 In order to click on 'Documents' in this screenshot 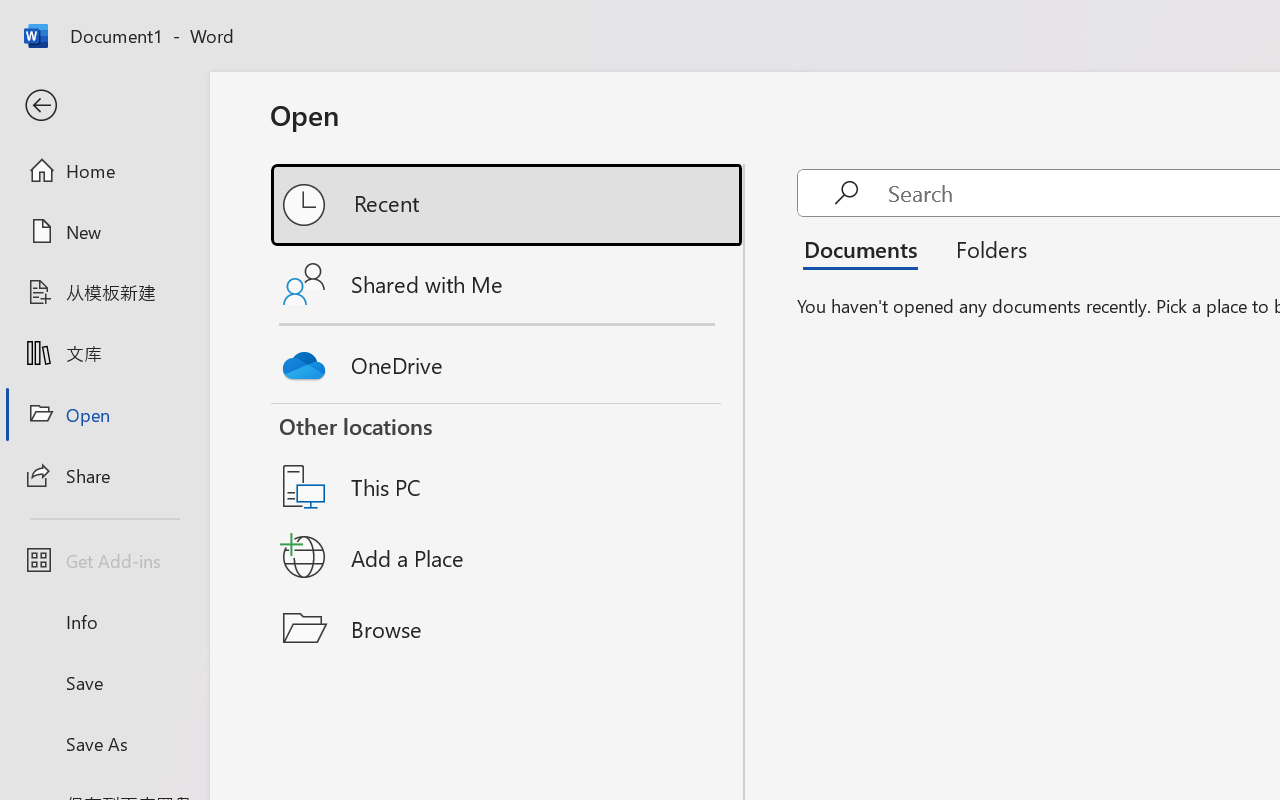, I will do `click(866, 248)`.